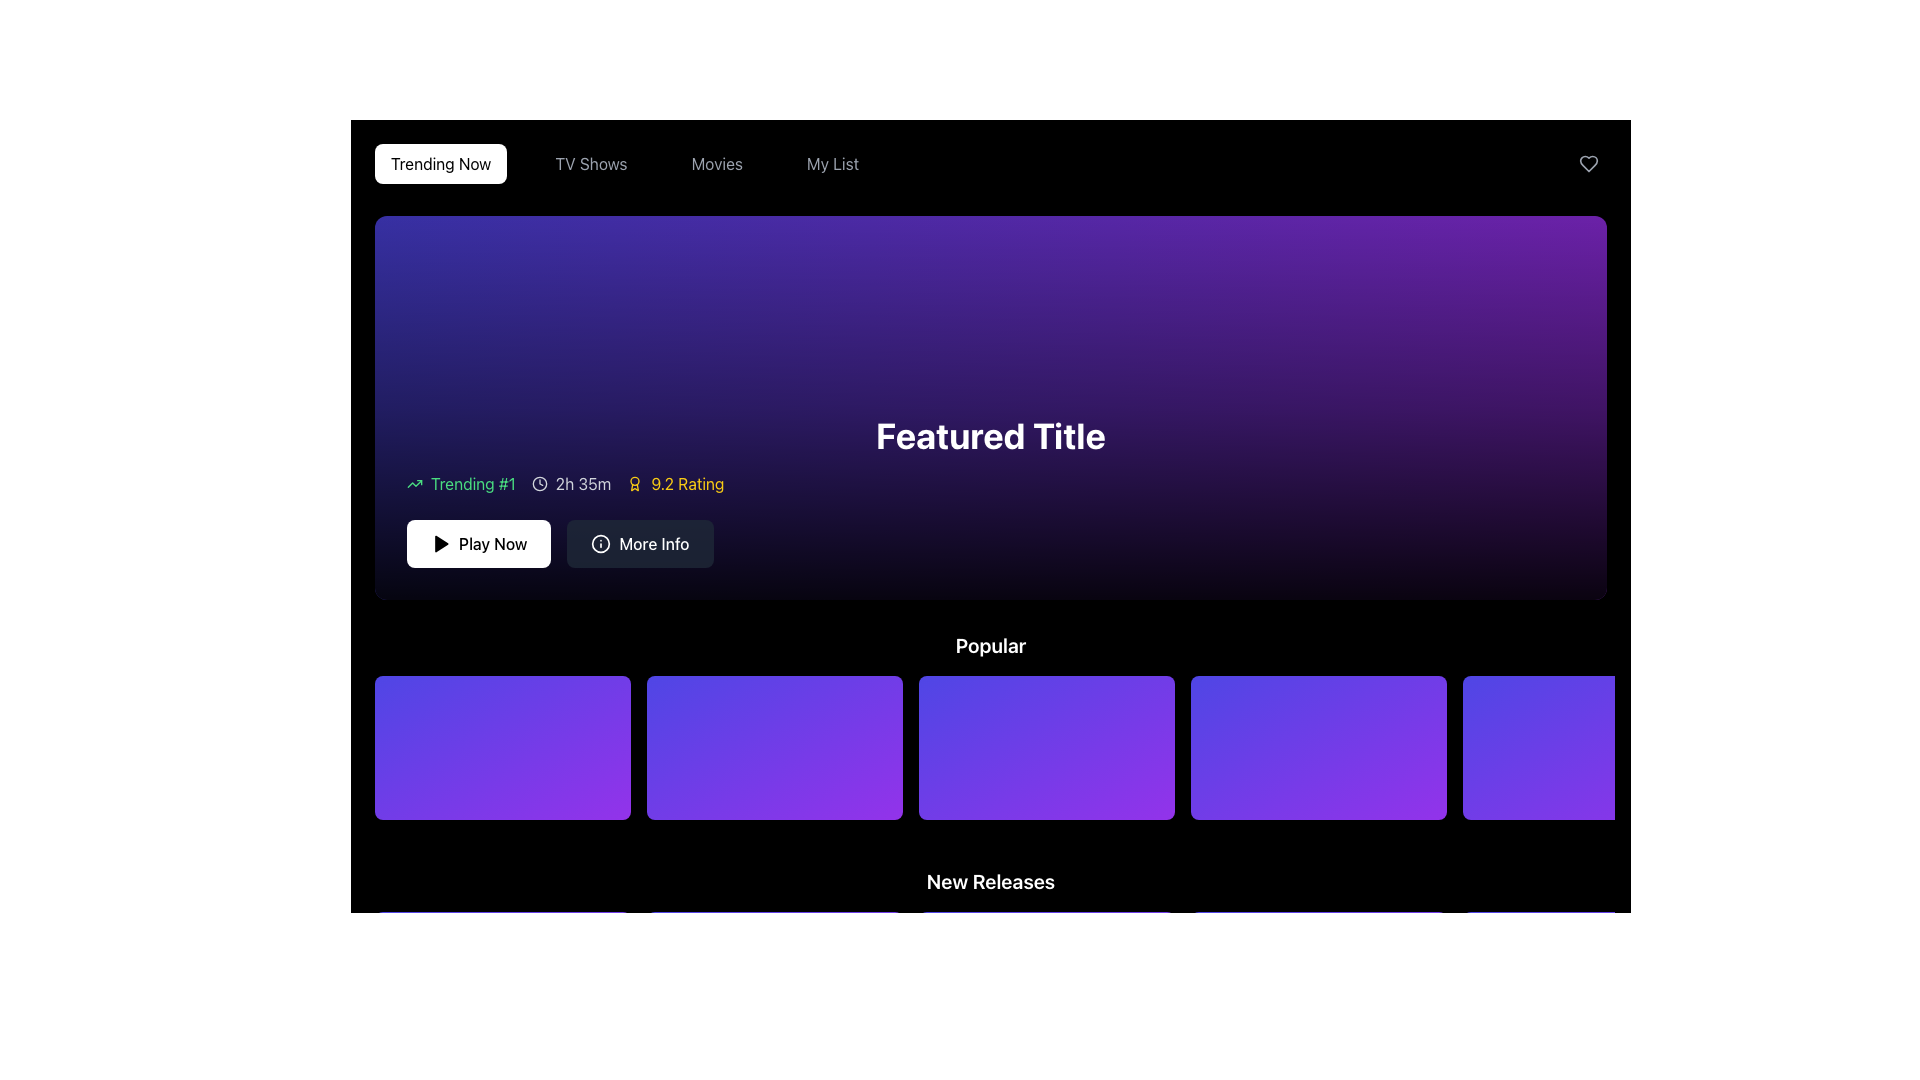 The height and width of the screenshot is (1080, 1920). Describe the element at coordinates (460, 483) in the screenshot. I see `the ranking indicator label with icon that signifies the item is currently trending and ranked first, located below the 'Featured Title'` at that location.